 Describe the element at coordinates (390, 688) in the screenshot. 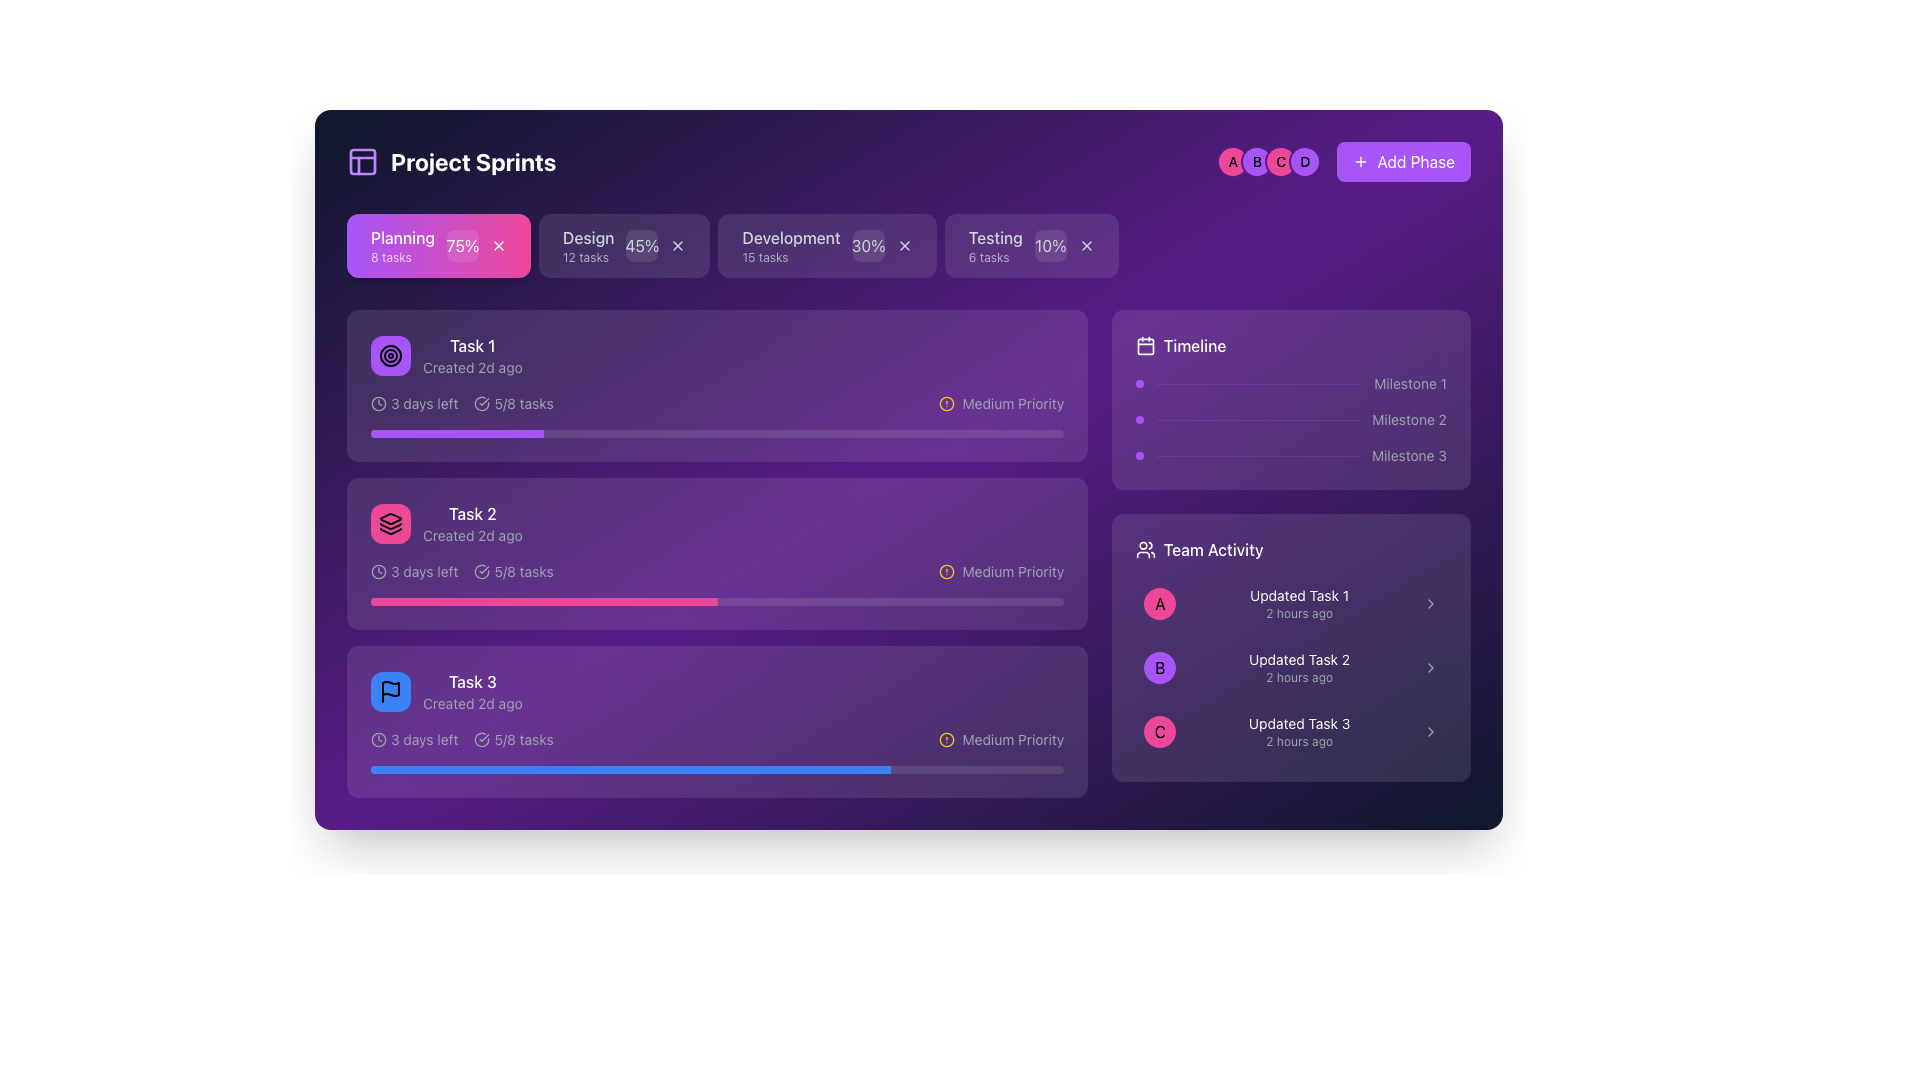

I see `the curved blue flag icon, which is the leftmost emblem in the third task card of the vertical task list, located above the task's progress bar` at that location.